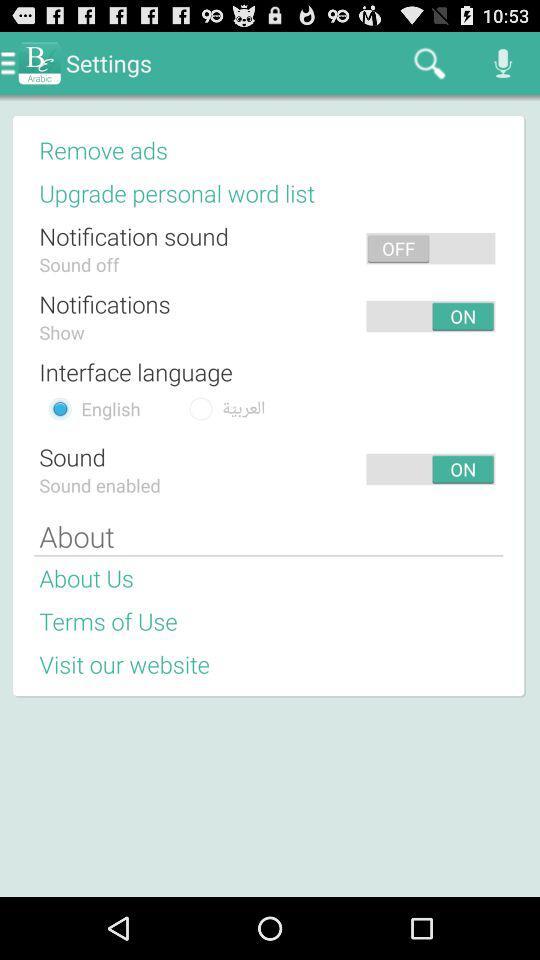 The width and height of the screenshot is (540, 960). Describe the element at coordinates (262, 469) in the screenshot. I see `item above the about app` at that location.